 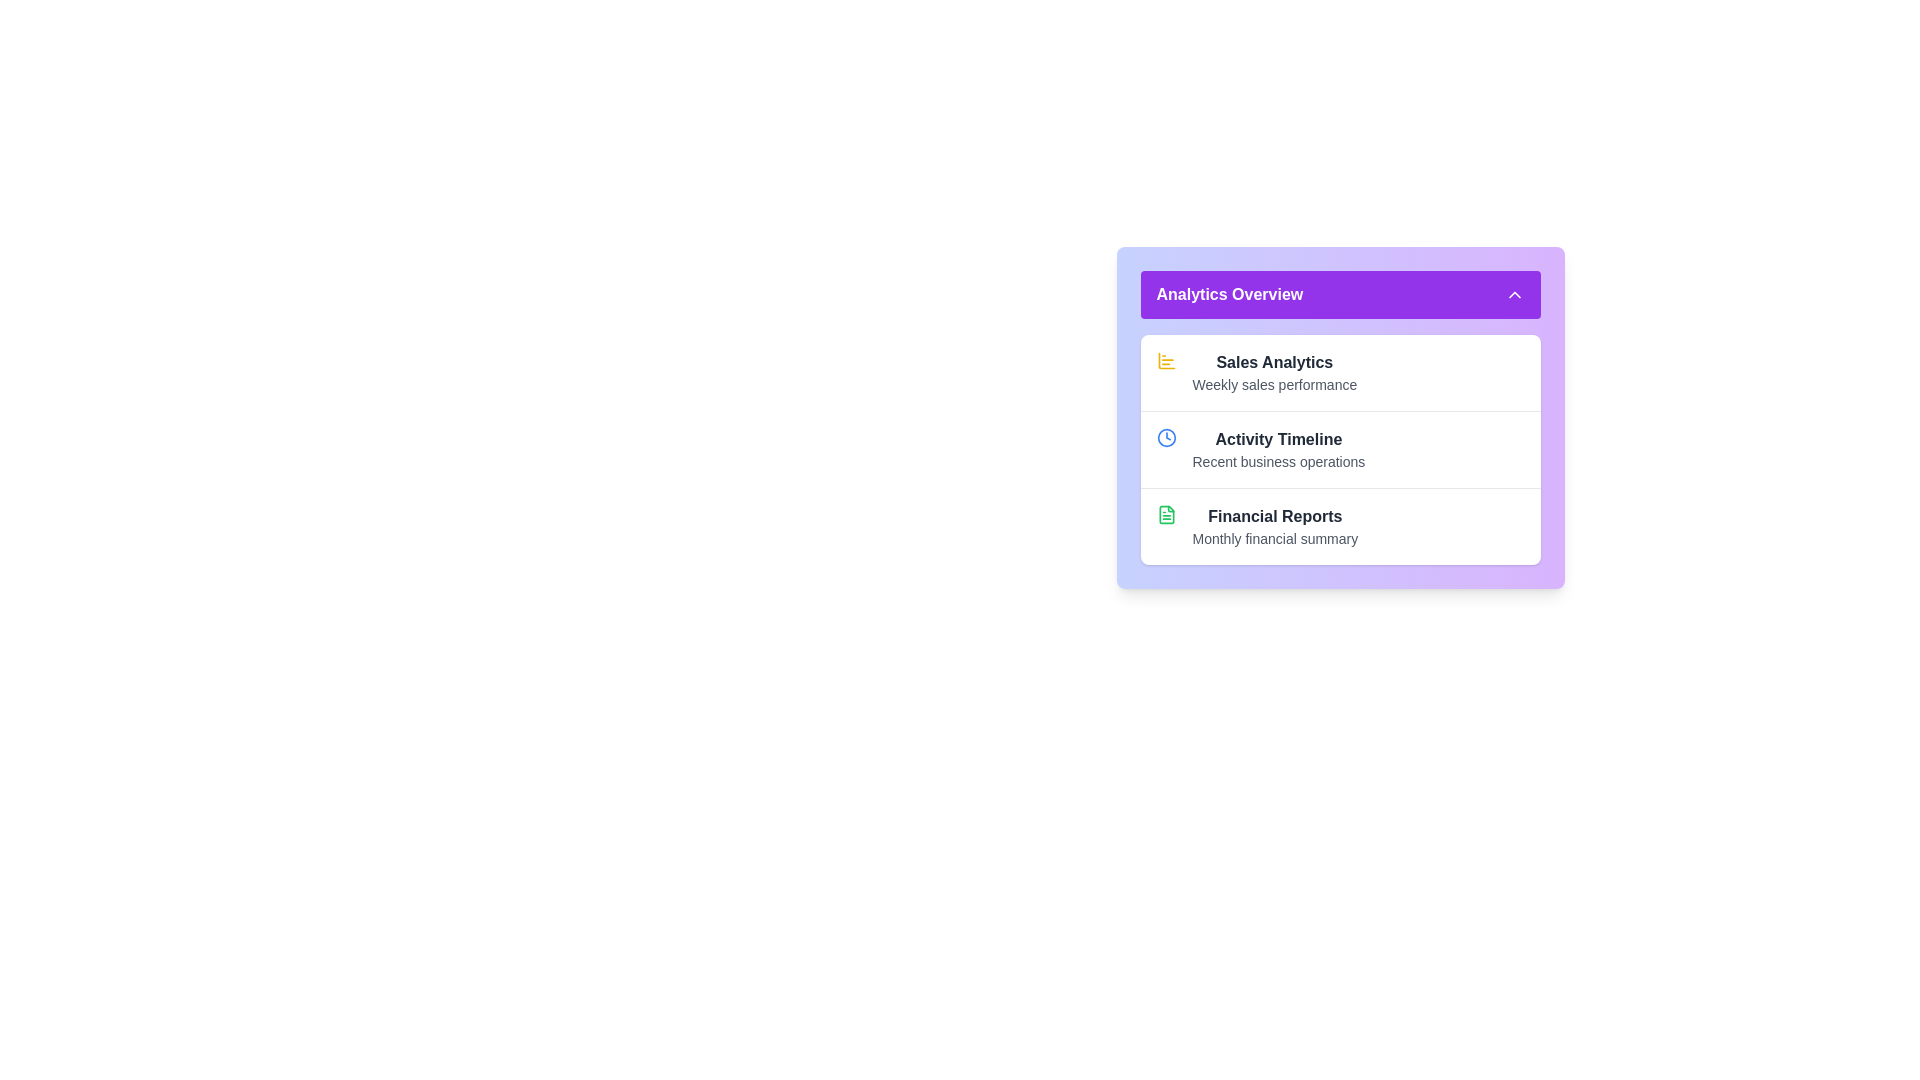 What do you see at coordinates (1166, 526) in the screenshot?
I see `the green document symbol icon located to the left of the 'Financial Reports Monthly financial summary' text in the 'Financial Reports' entry of the 'Analytics Overview' section` at bounding box center [1166, 526].